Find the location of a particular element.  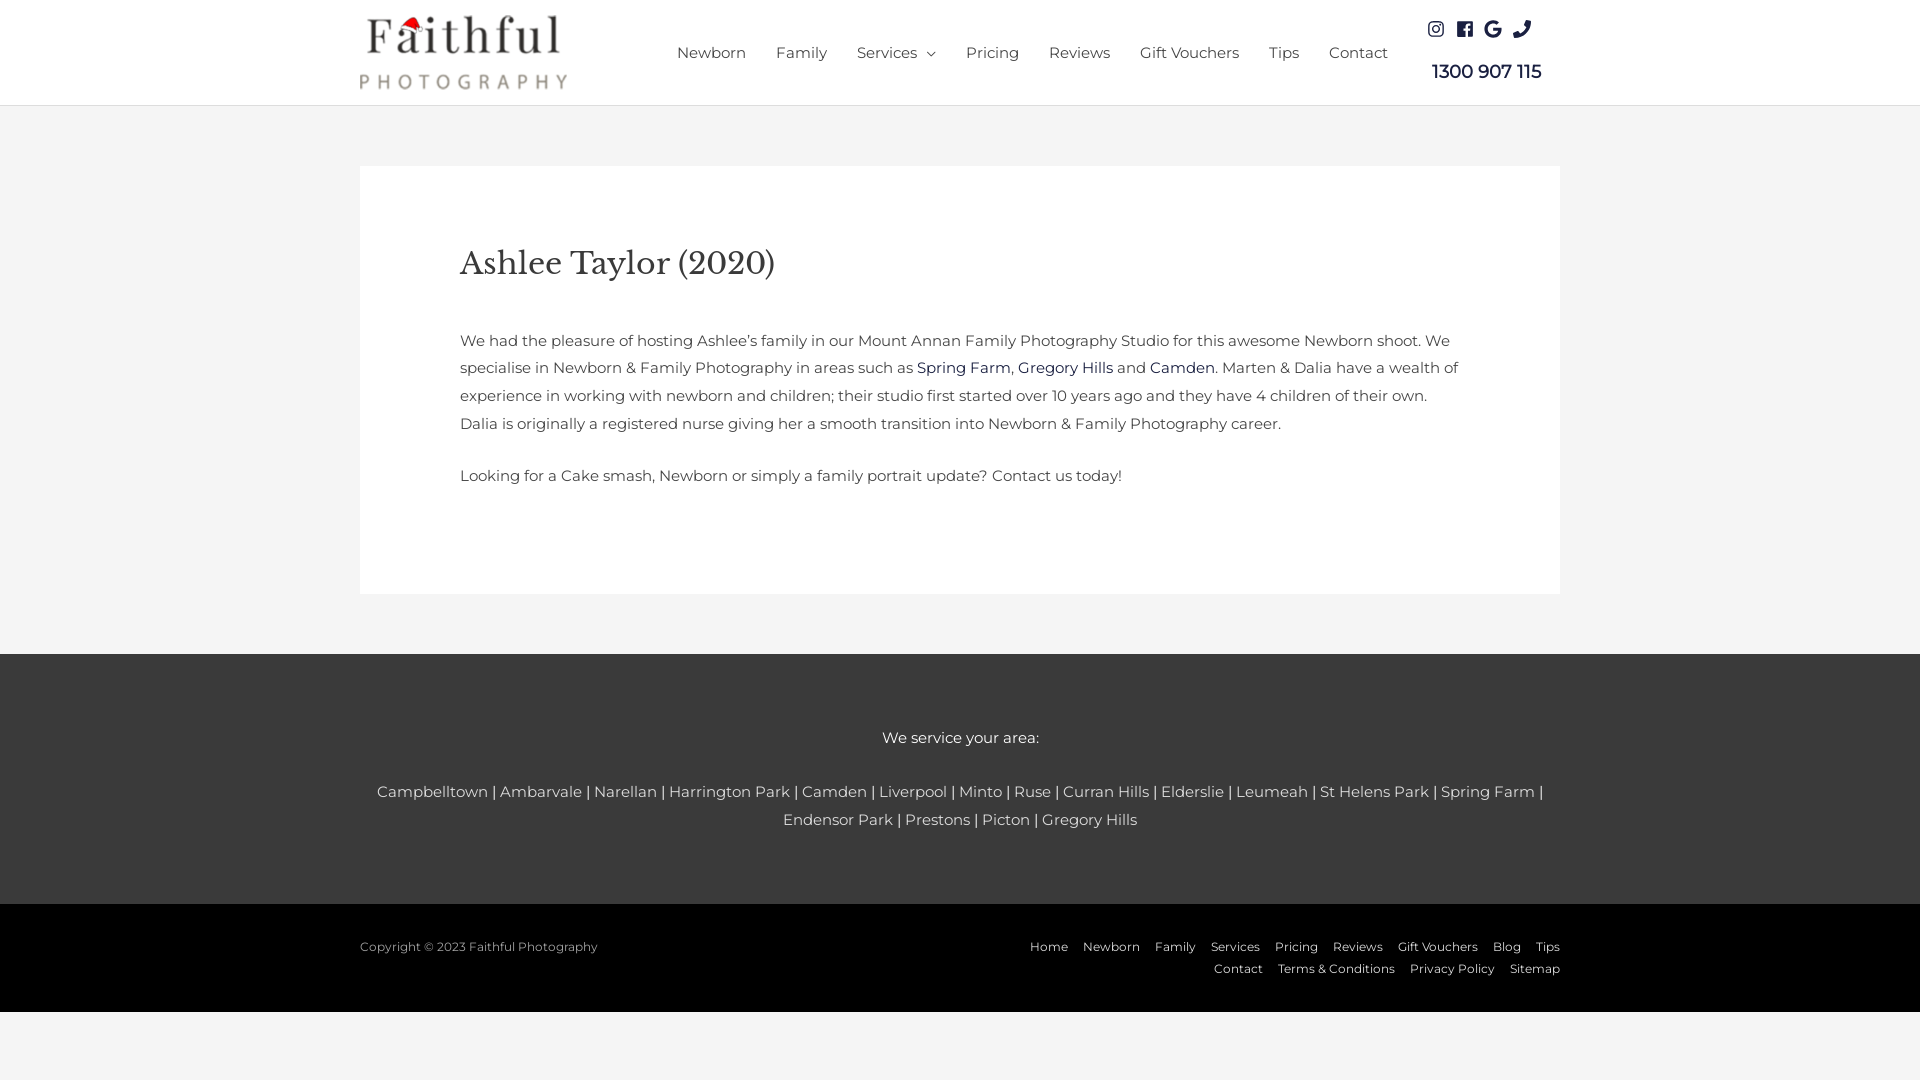

'Terms & Conditions' is located at coordinates (1330, 967).